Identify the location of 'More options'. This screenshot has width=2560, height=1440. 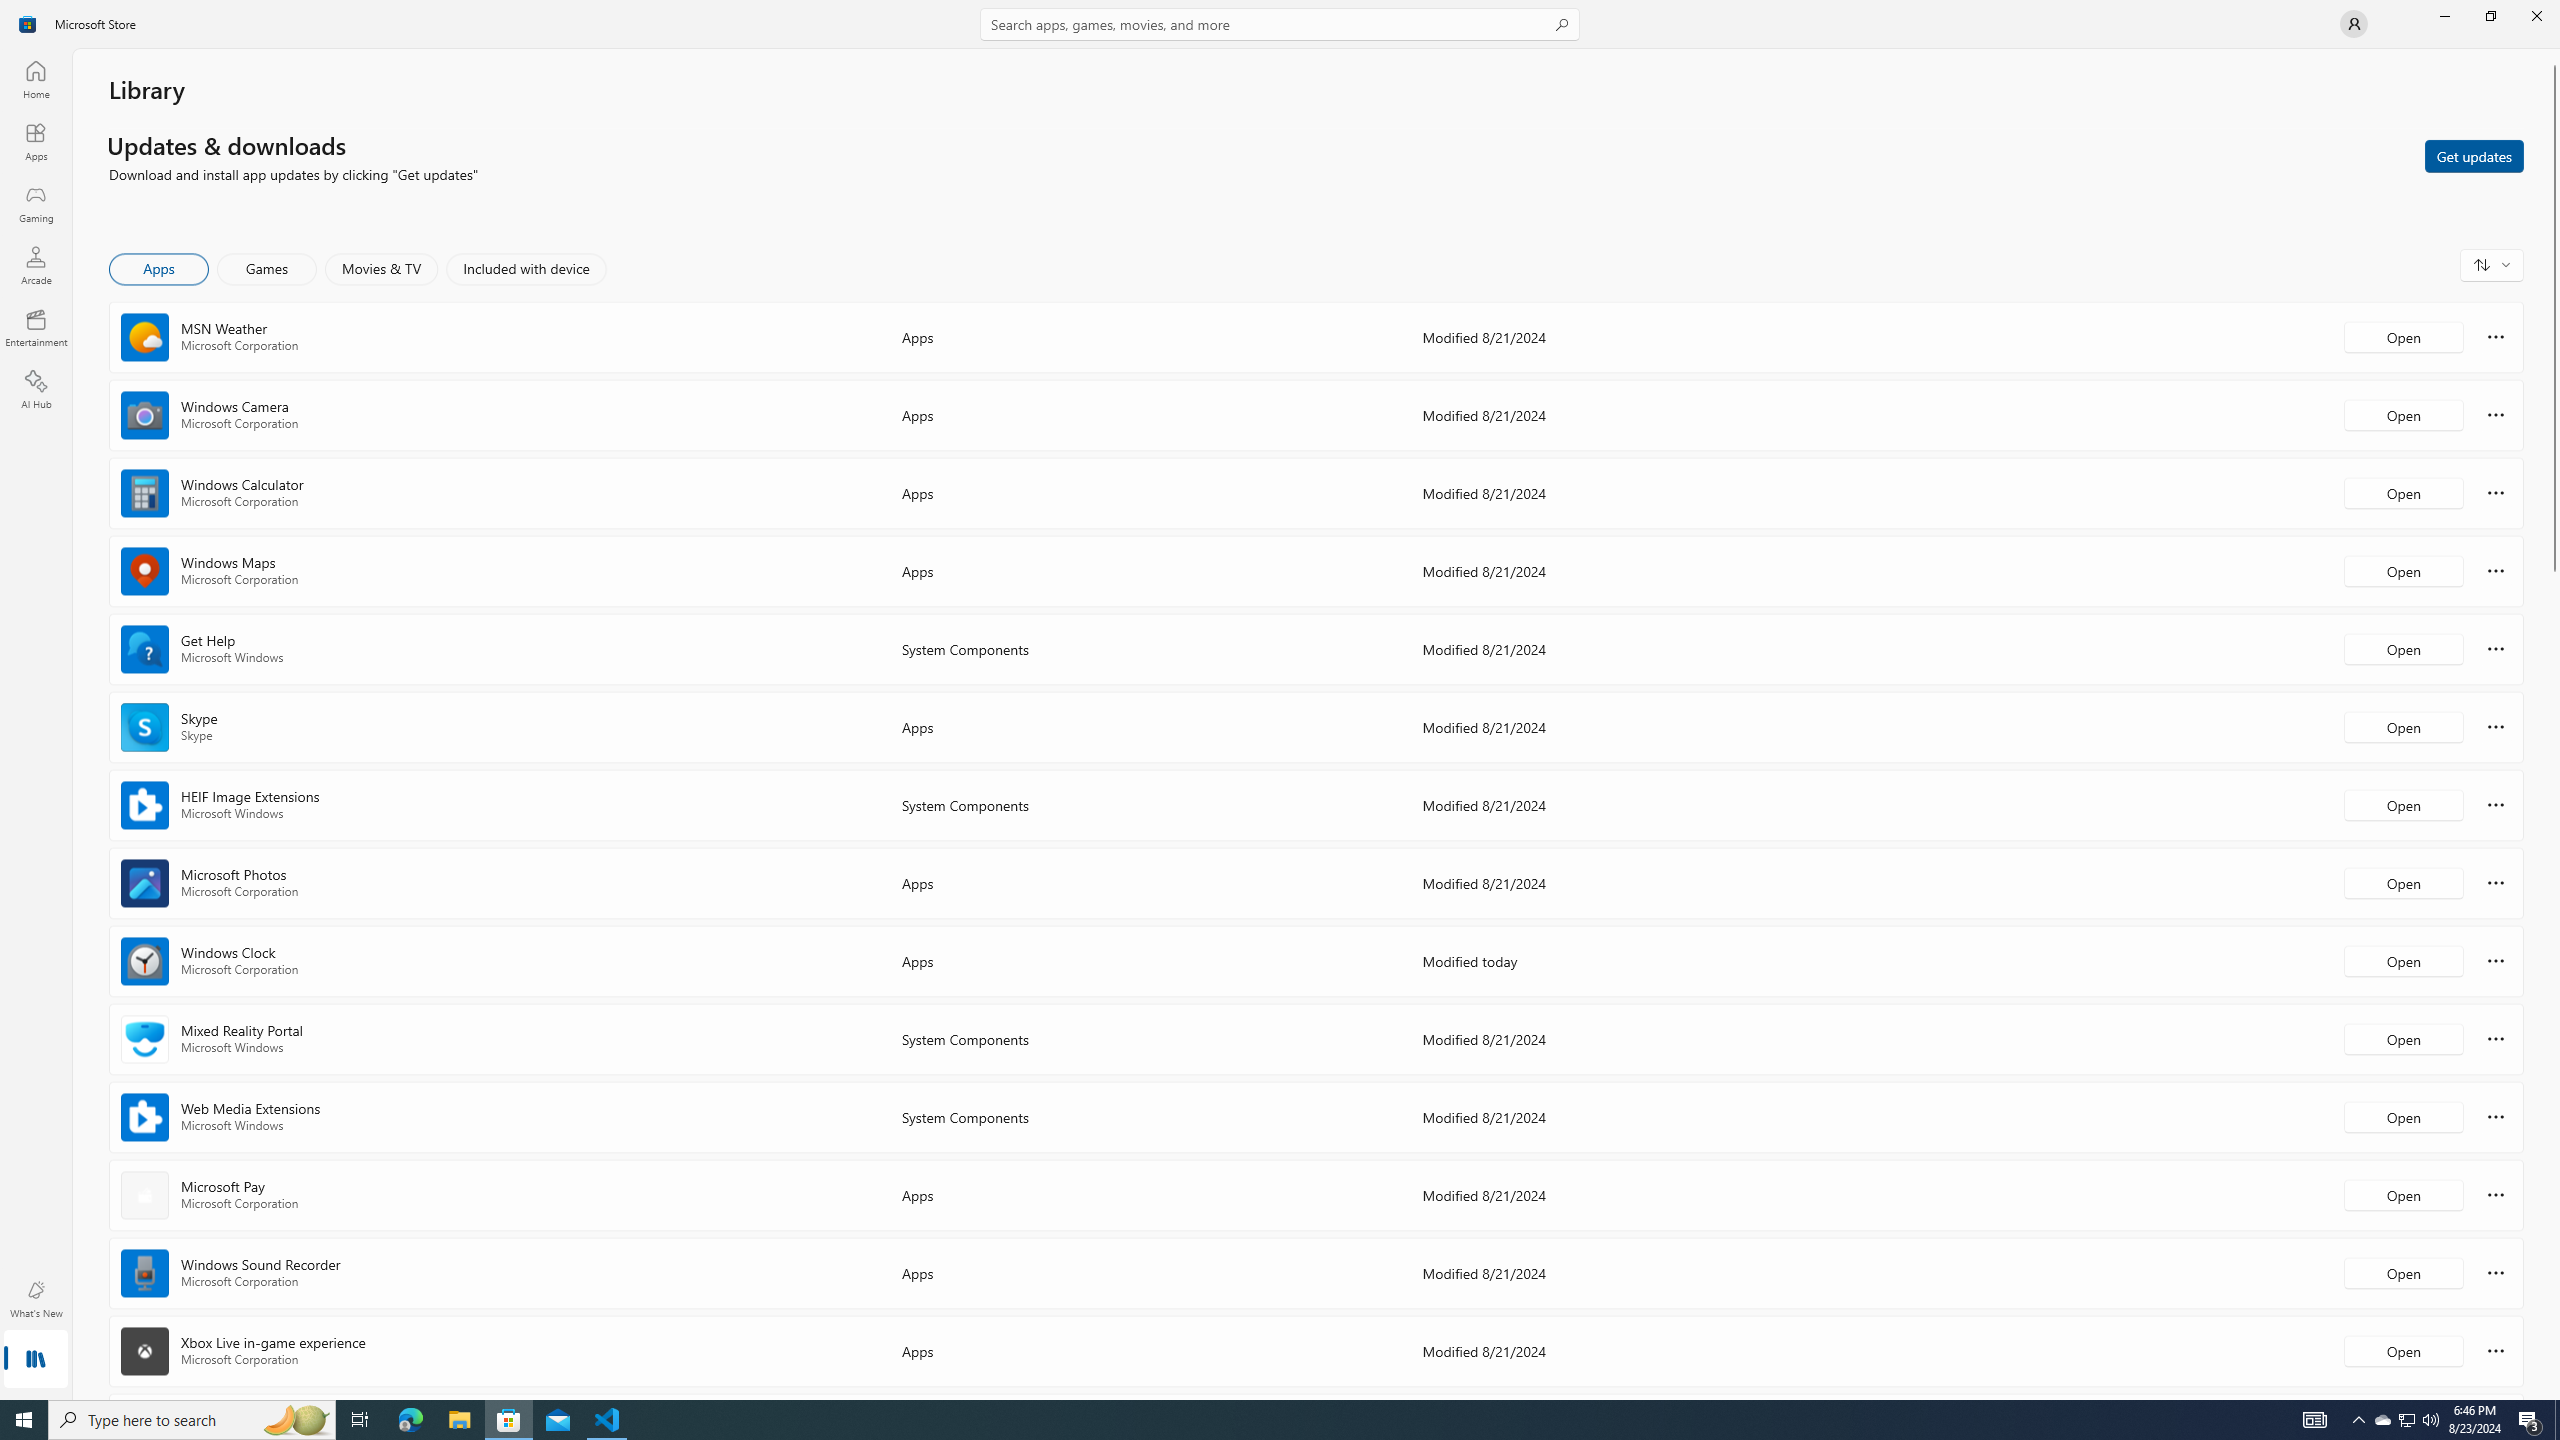
(2495, 1349).